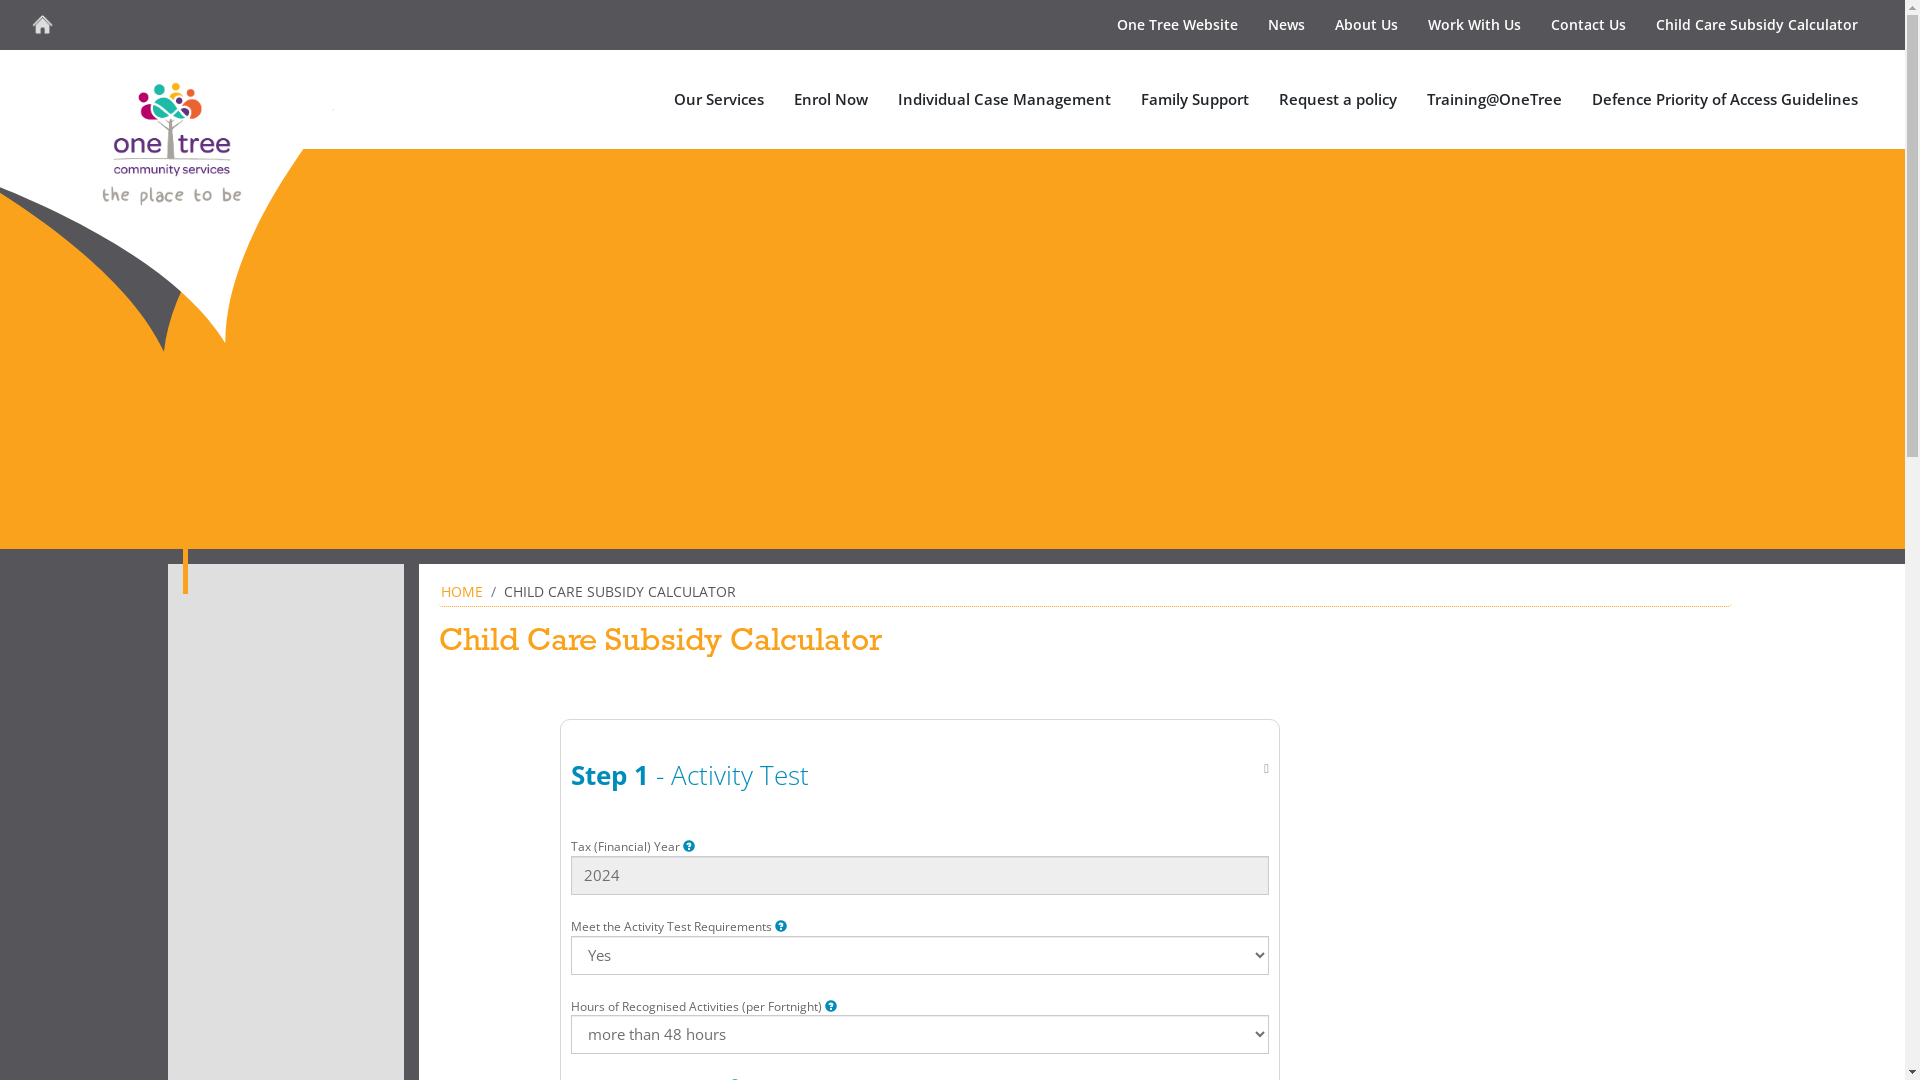 This screenshot has height=1080, width=1920. I want to click on 'Individual Case Management', so click(1004, 99).